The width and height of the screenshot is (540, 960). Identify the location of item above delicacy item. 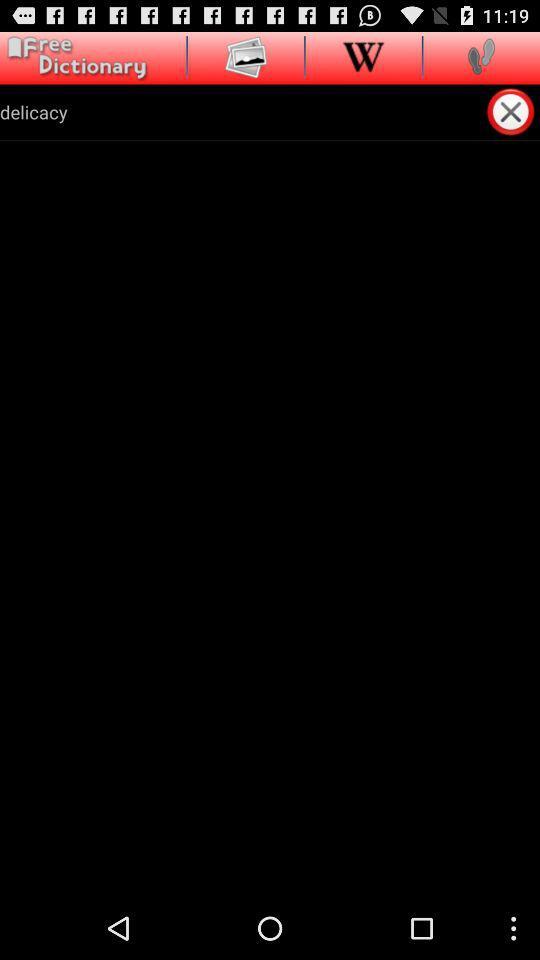
(73, 57).